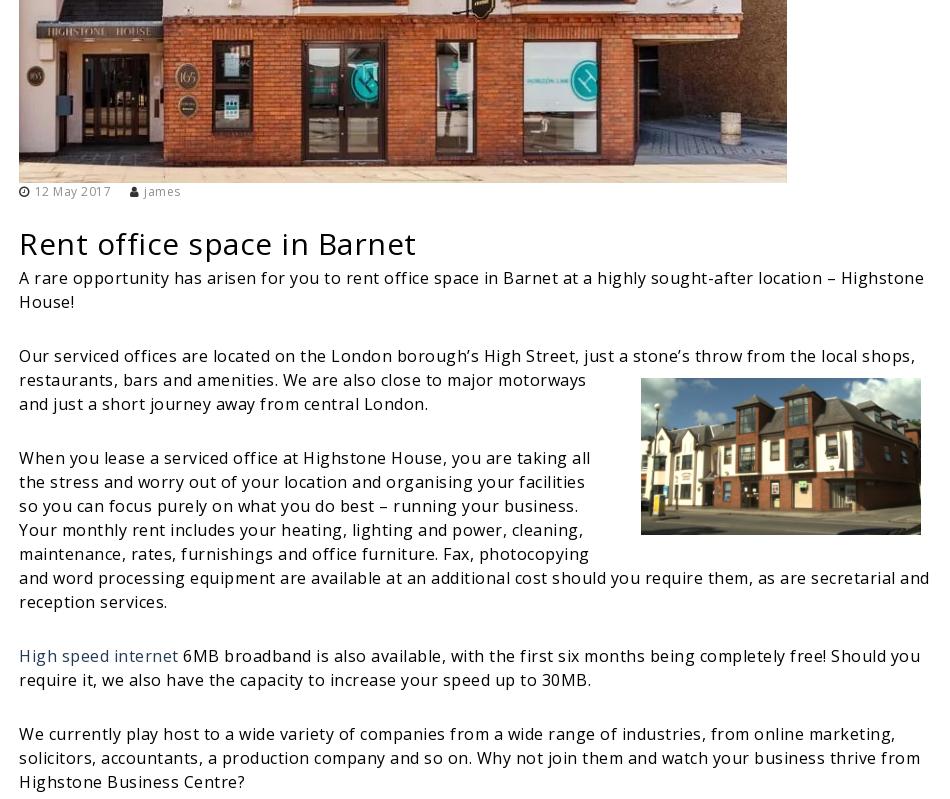  I want to click on 'When you lease a serviced office at Highstone House, you are taking all the stress and worry out of your location and organising your facilities so you can focus purely on what you do best – running your business. Your monthly rent includes your heating, lighting and power, cleaning, maintenance, rates, furnishings and office furniture. Fax, photocopying and word processing equipment are available at an additional cost should you require them, as are secretarial and reception services.', so click(472, 528).